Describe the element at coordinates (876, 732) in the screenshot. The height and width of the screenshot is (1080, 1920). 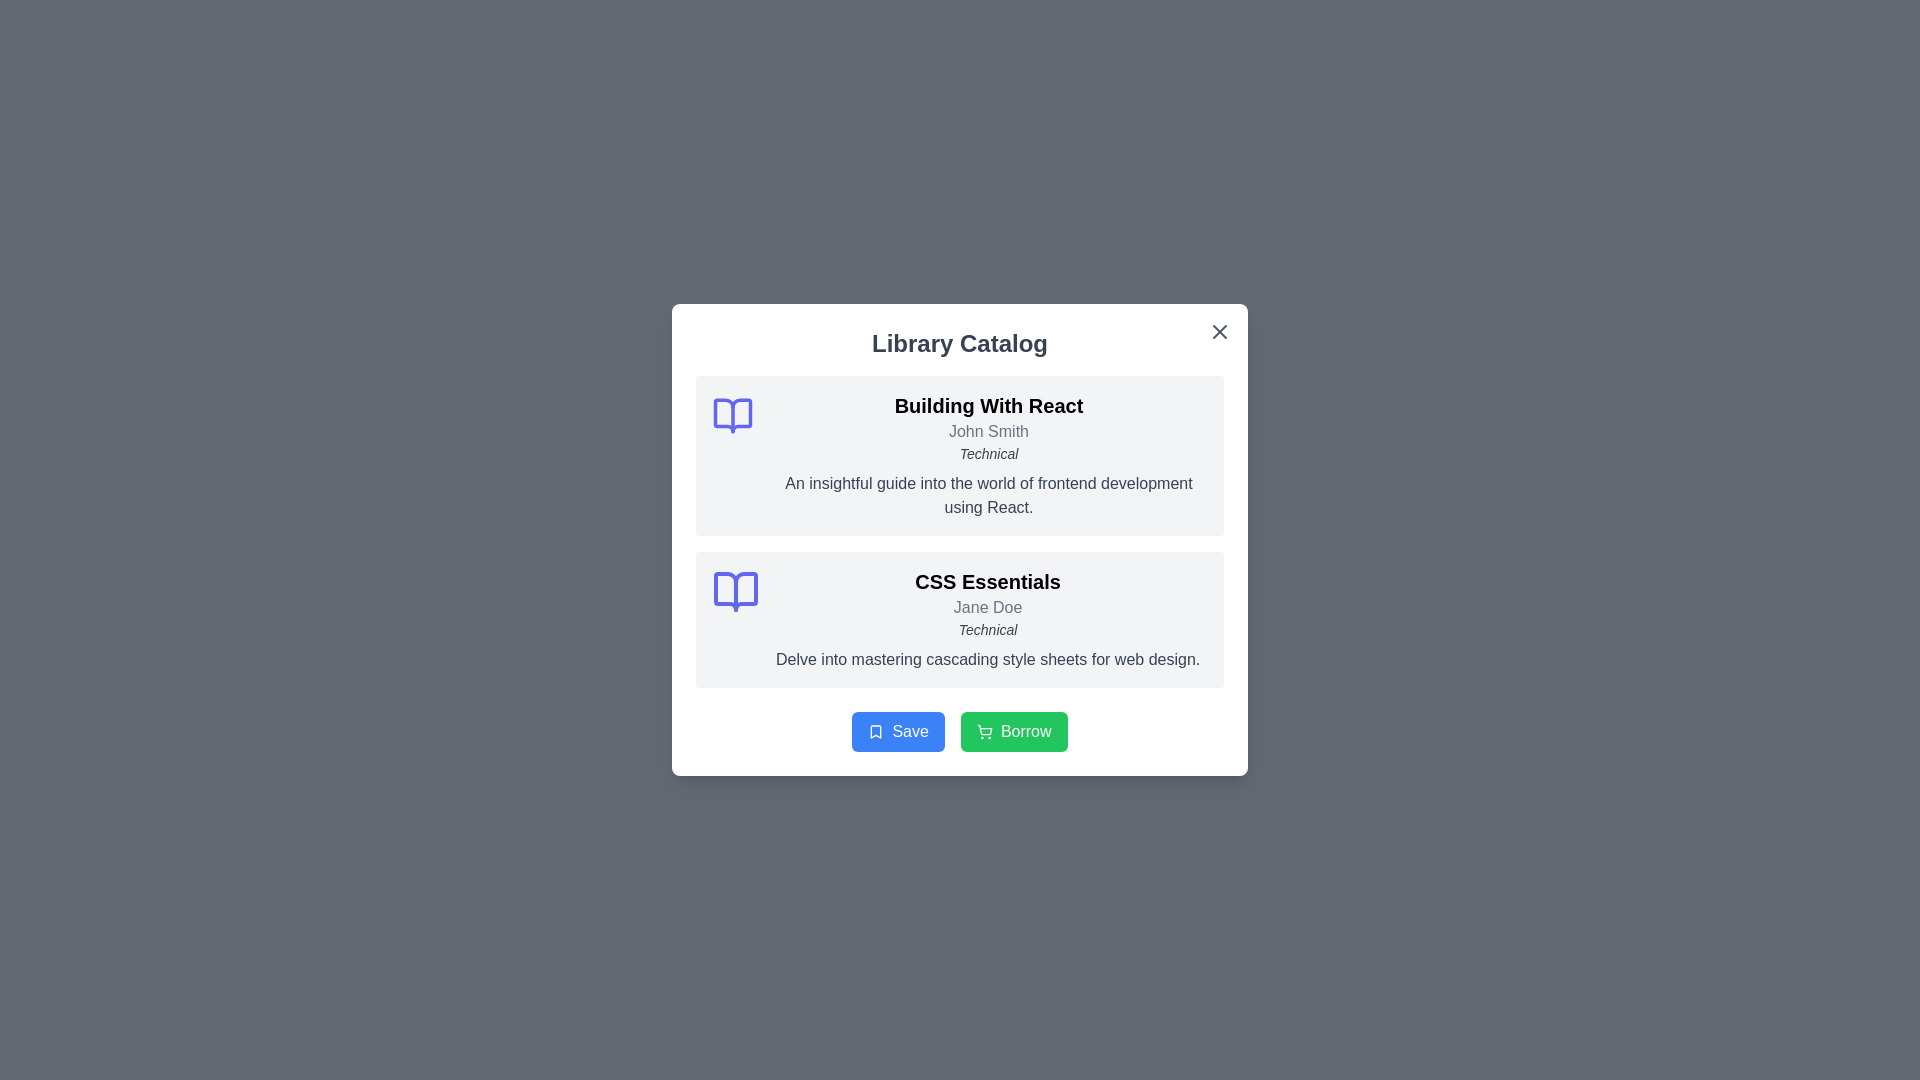
I see `the graphical icon representing the 'CSS Essentials' card, which is the second listing in the dialog interface and is centrally aligned vertically to the text content` at that location.